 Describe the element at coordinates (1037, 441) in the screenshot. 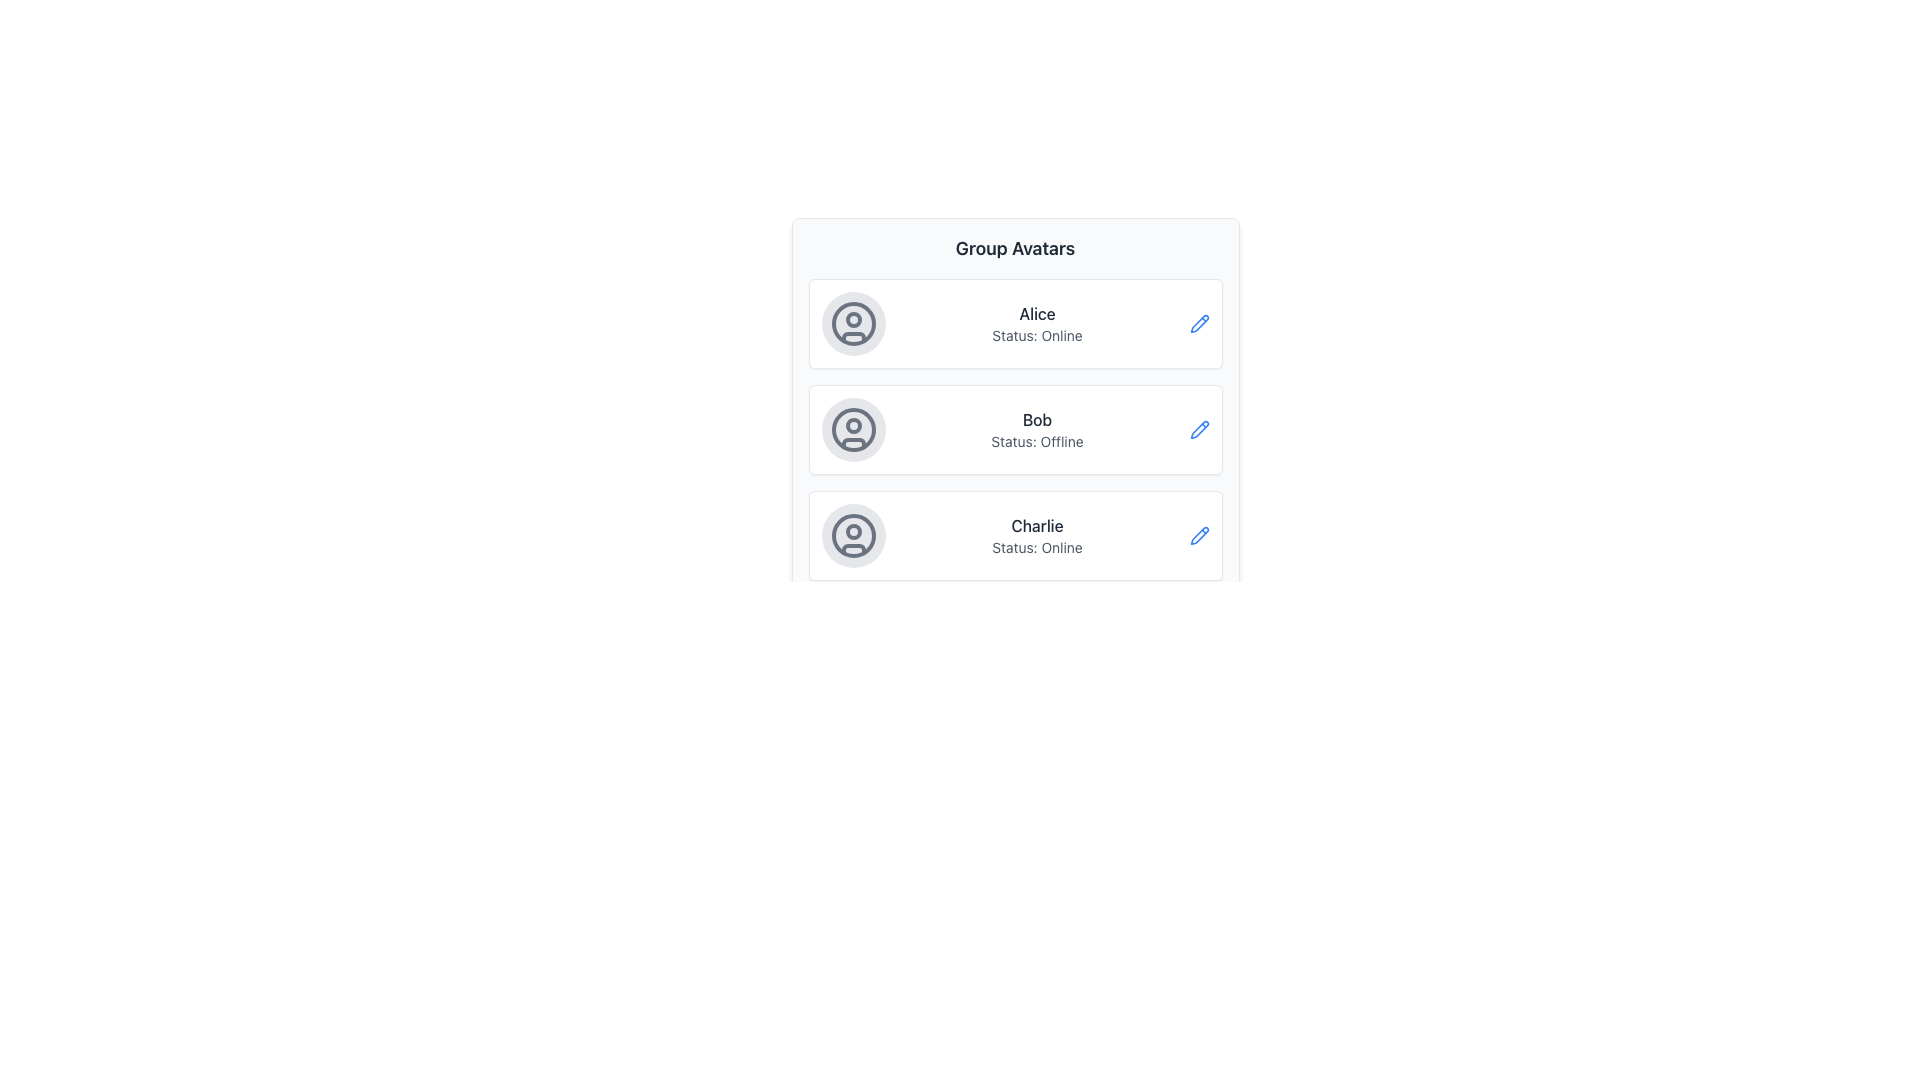

I see `the Text Display indicating the current status of user 'Bob', which shows 'Offline'` at that location.